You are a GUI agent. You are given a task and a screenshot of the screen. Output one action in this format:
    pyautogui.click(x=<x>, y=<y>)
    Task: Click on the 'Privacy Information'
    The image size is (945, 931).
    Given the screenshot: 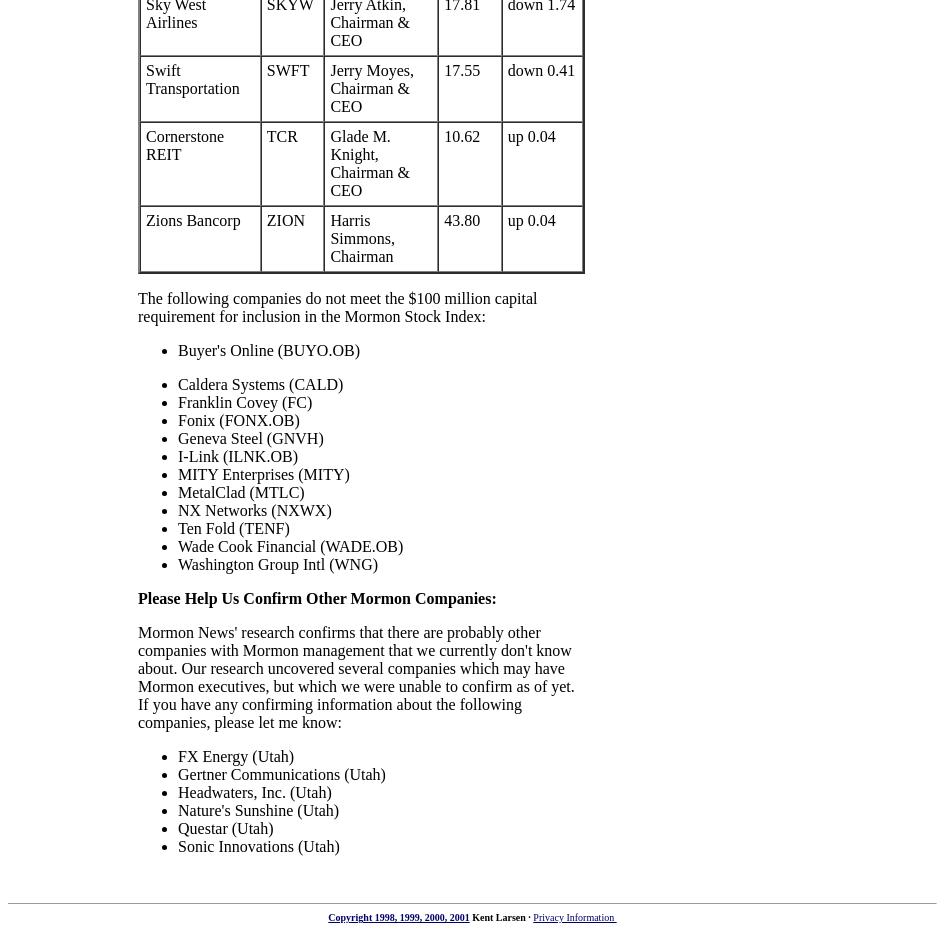 What is the action you would take?
    pyautogui.click(x=574, y=917)
    